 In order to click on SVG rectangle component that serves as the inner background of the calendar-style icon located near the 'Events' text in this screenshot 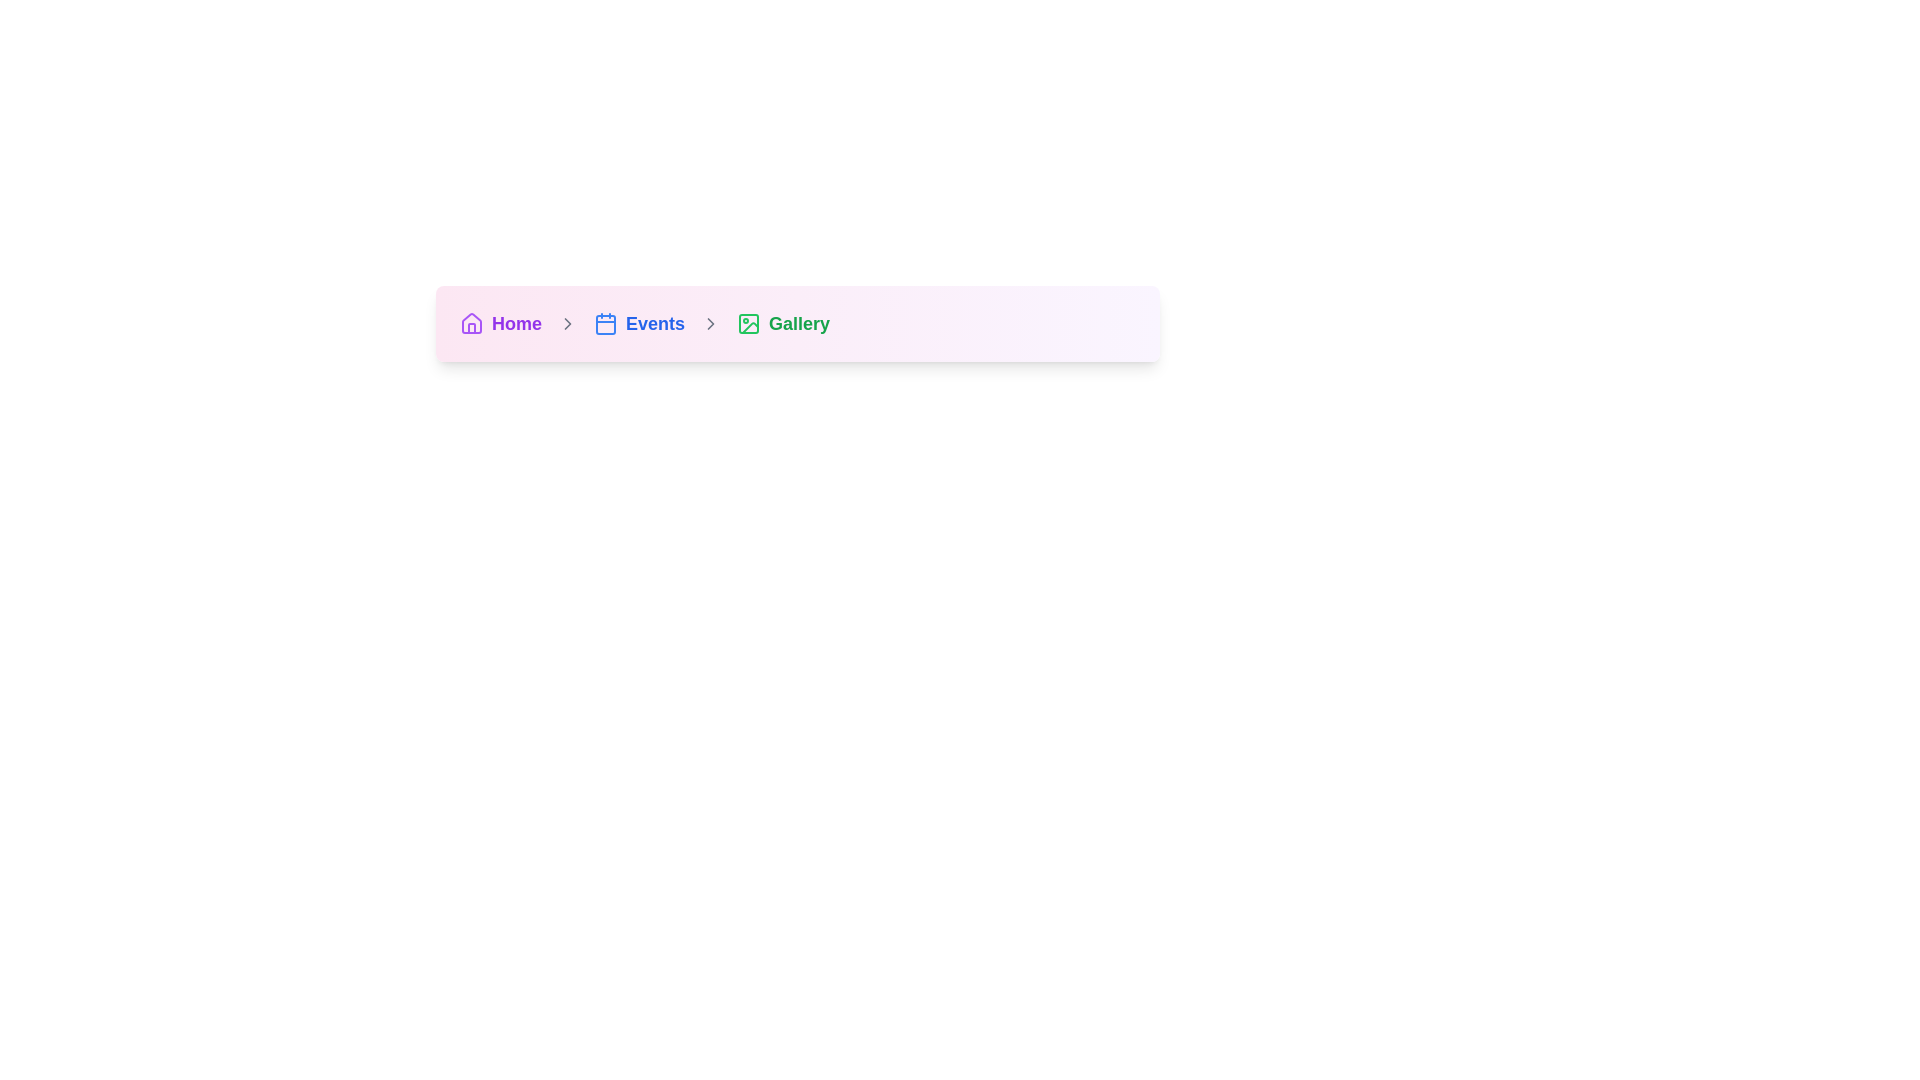, I will do `click(604, 323)`.